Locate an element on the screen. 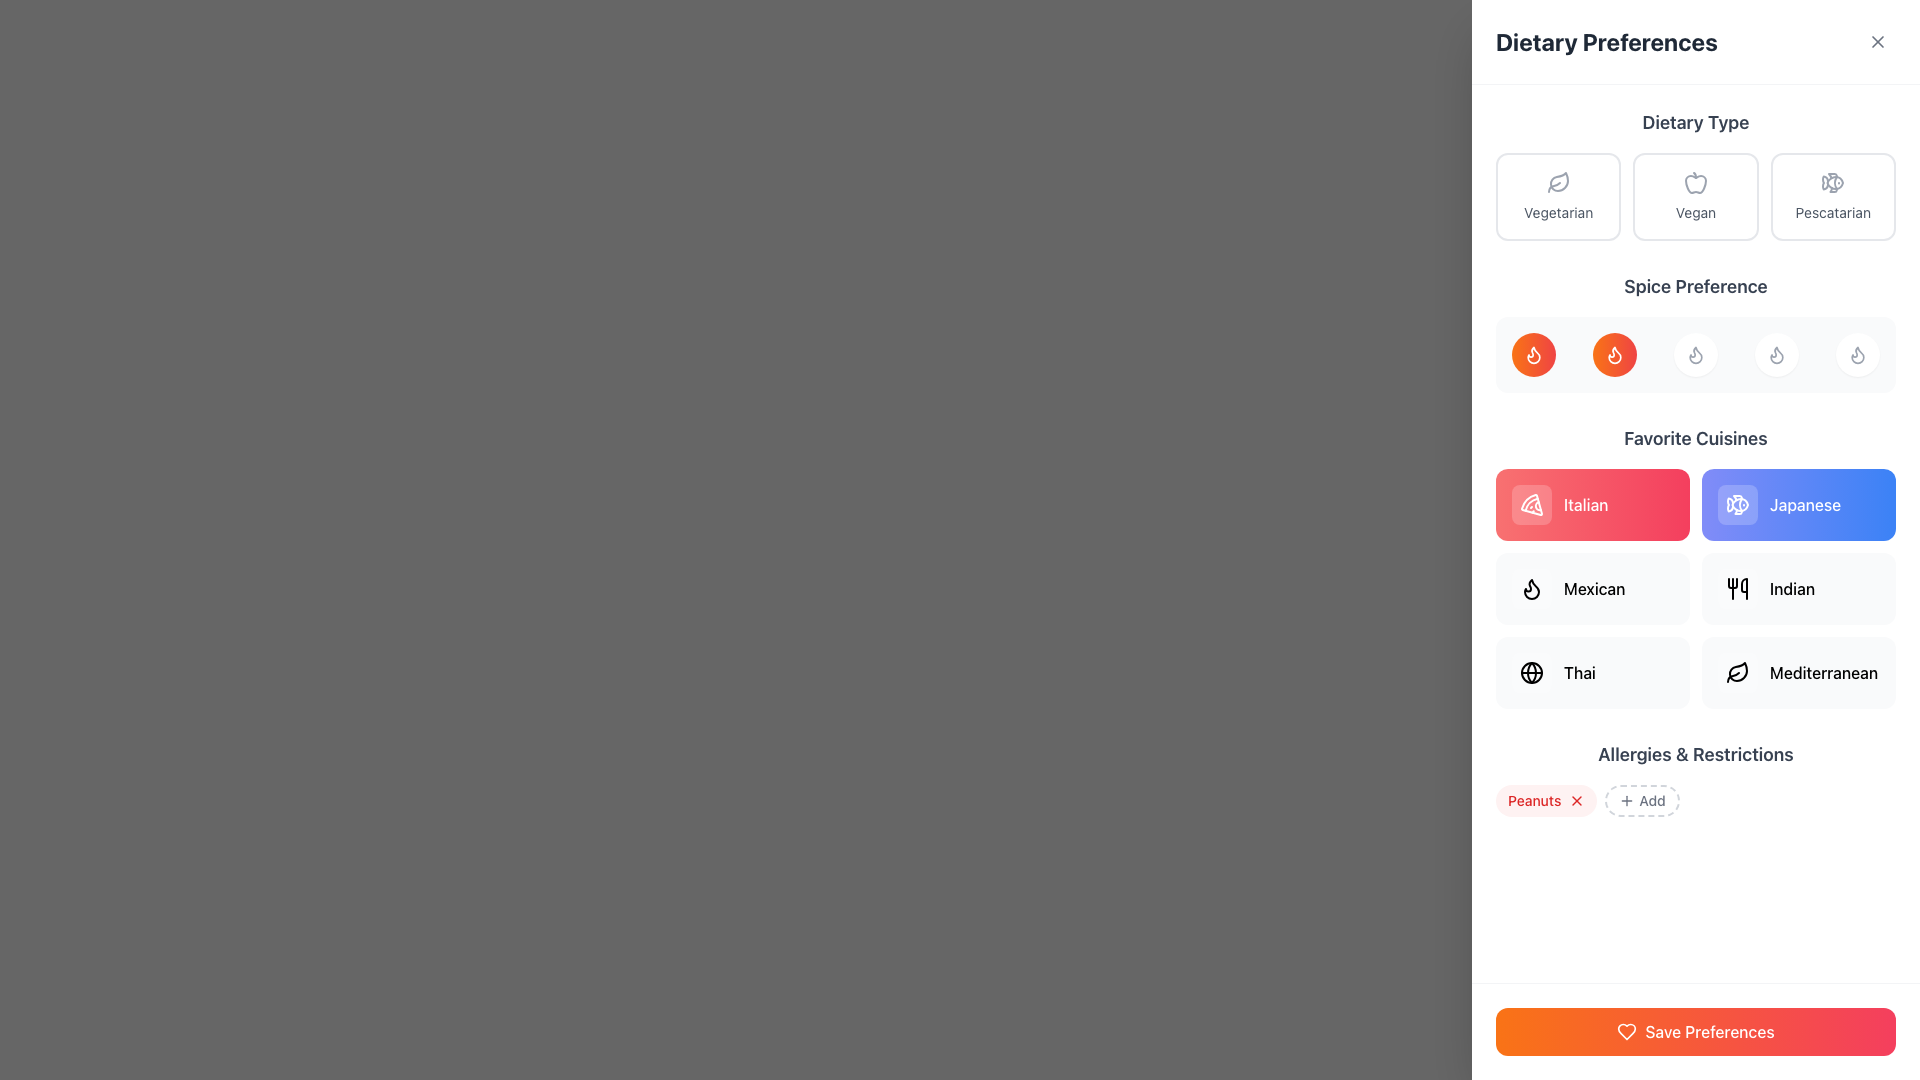 Image resolution: width=1920 pixels, height=1080 pixels. the small rectangular button with rounded corners and a light blue background, featuring a white fish icon is located at coordinates (1736, 504).